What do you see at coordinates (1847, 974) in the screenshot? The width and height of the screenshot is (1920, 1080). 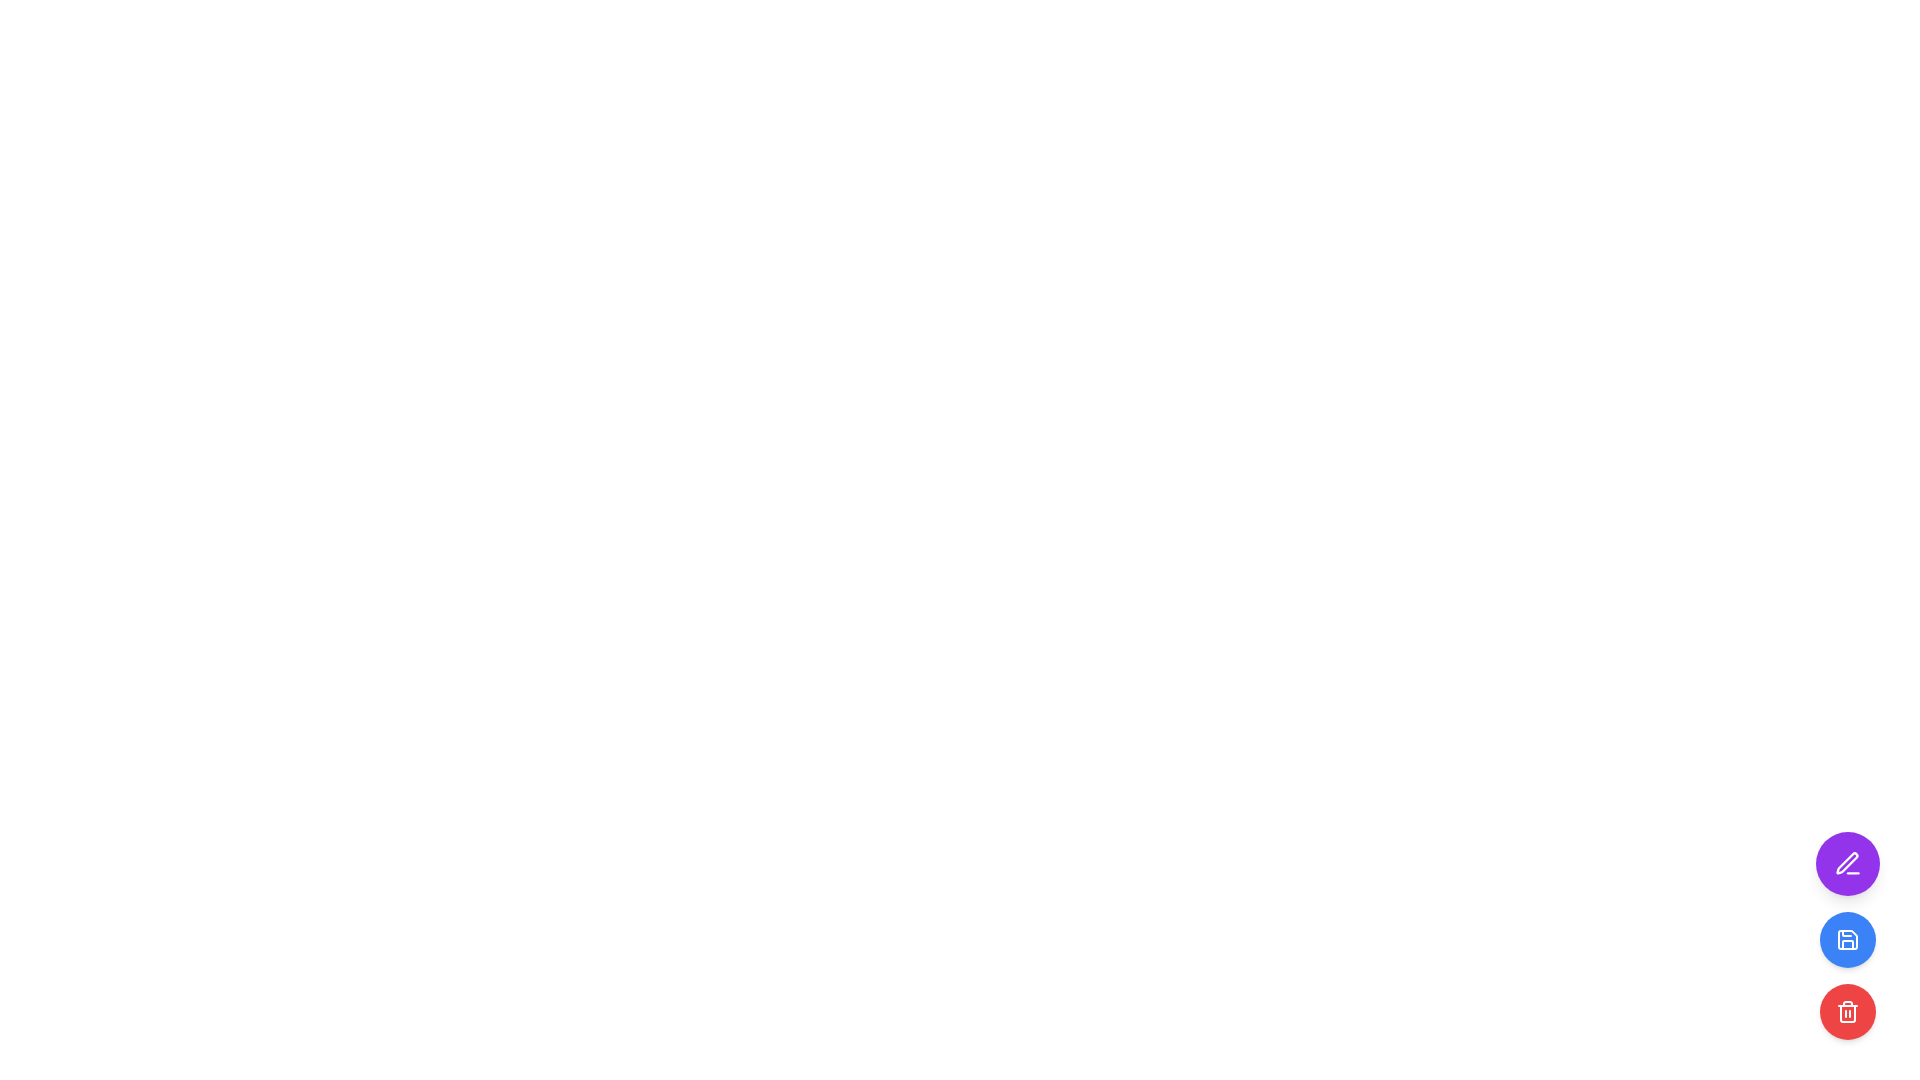 I see `the blue save button within the button group located beneath the purple edit button on the right side of the interface` at bounding box center [1847, 974].